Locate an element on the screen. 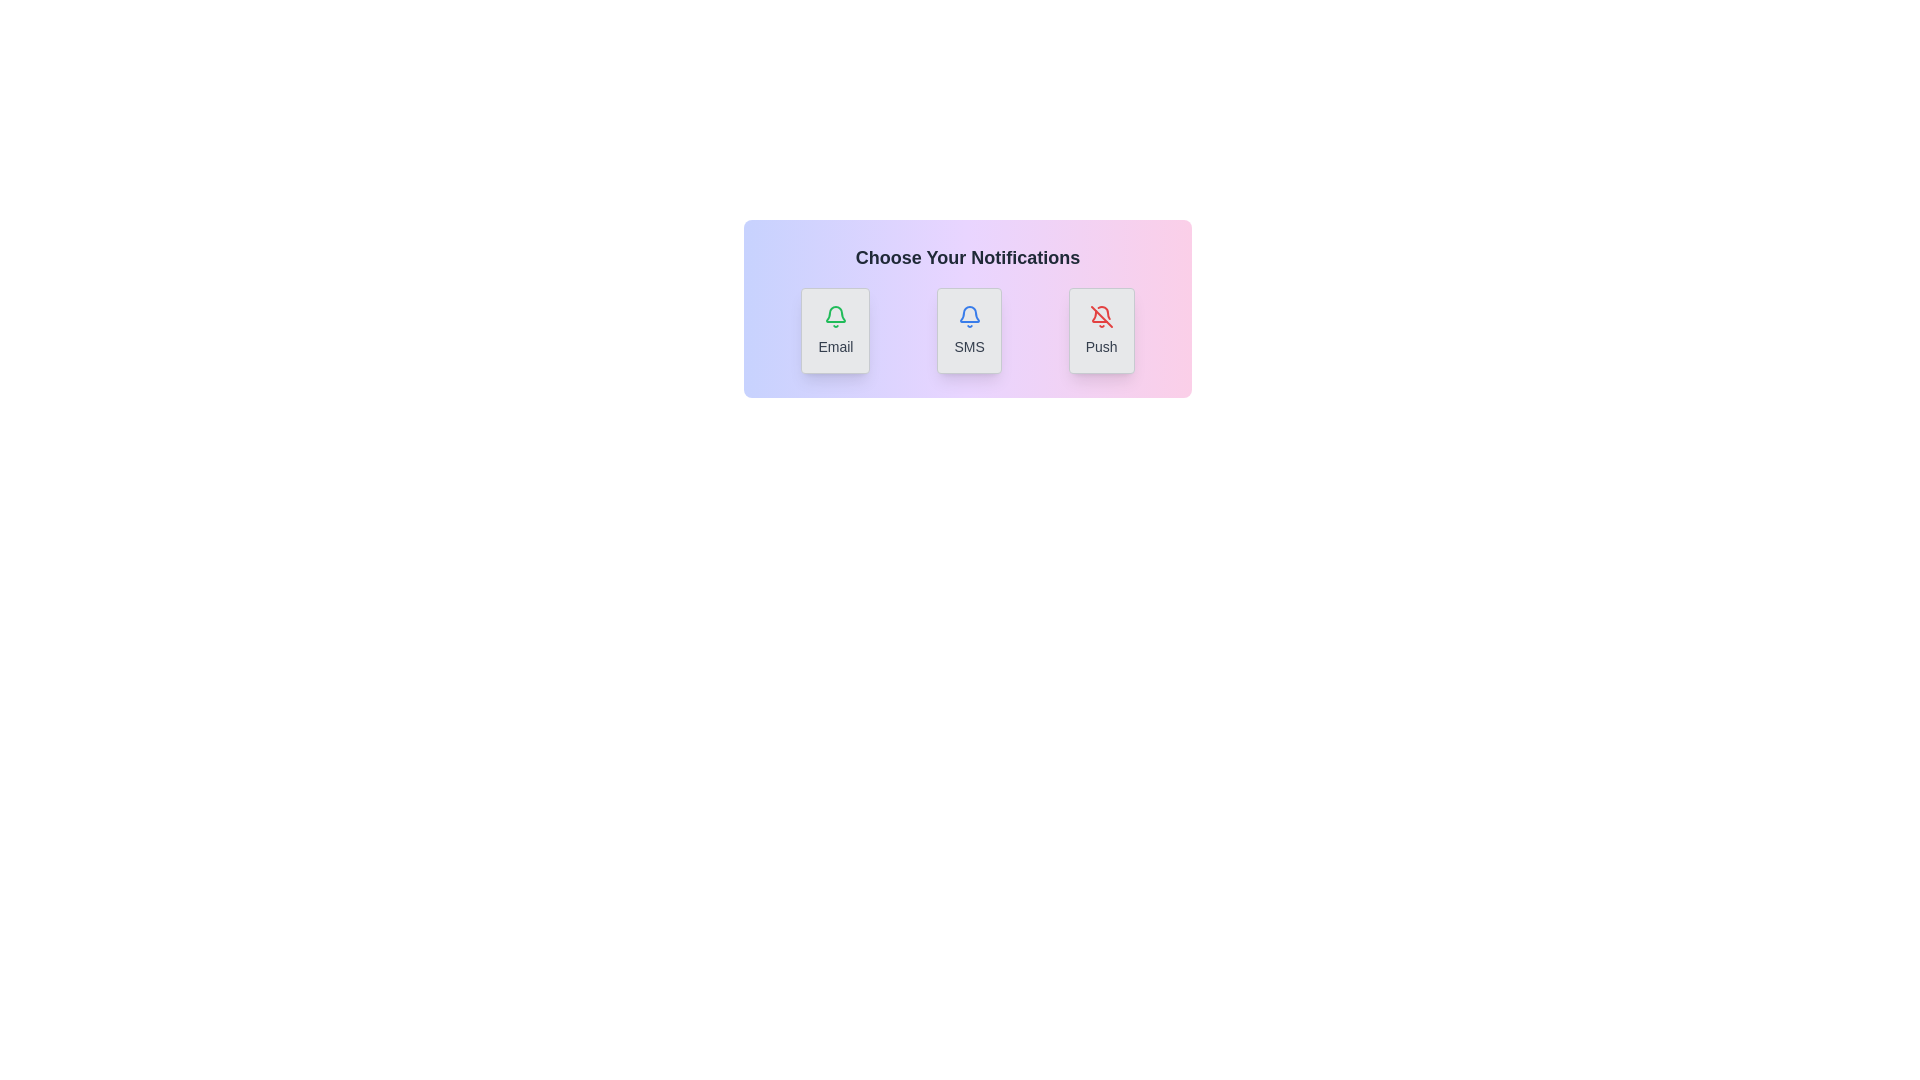  the visual indicator for SMS is located at coordinates (969, 330).